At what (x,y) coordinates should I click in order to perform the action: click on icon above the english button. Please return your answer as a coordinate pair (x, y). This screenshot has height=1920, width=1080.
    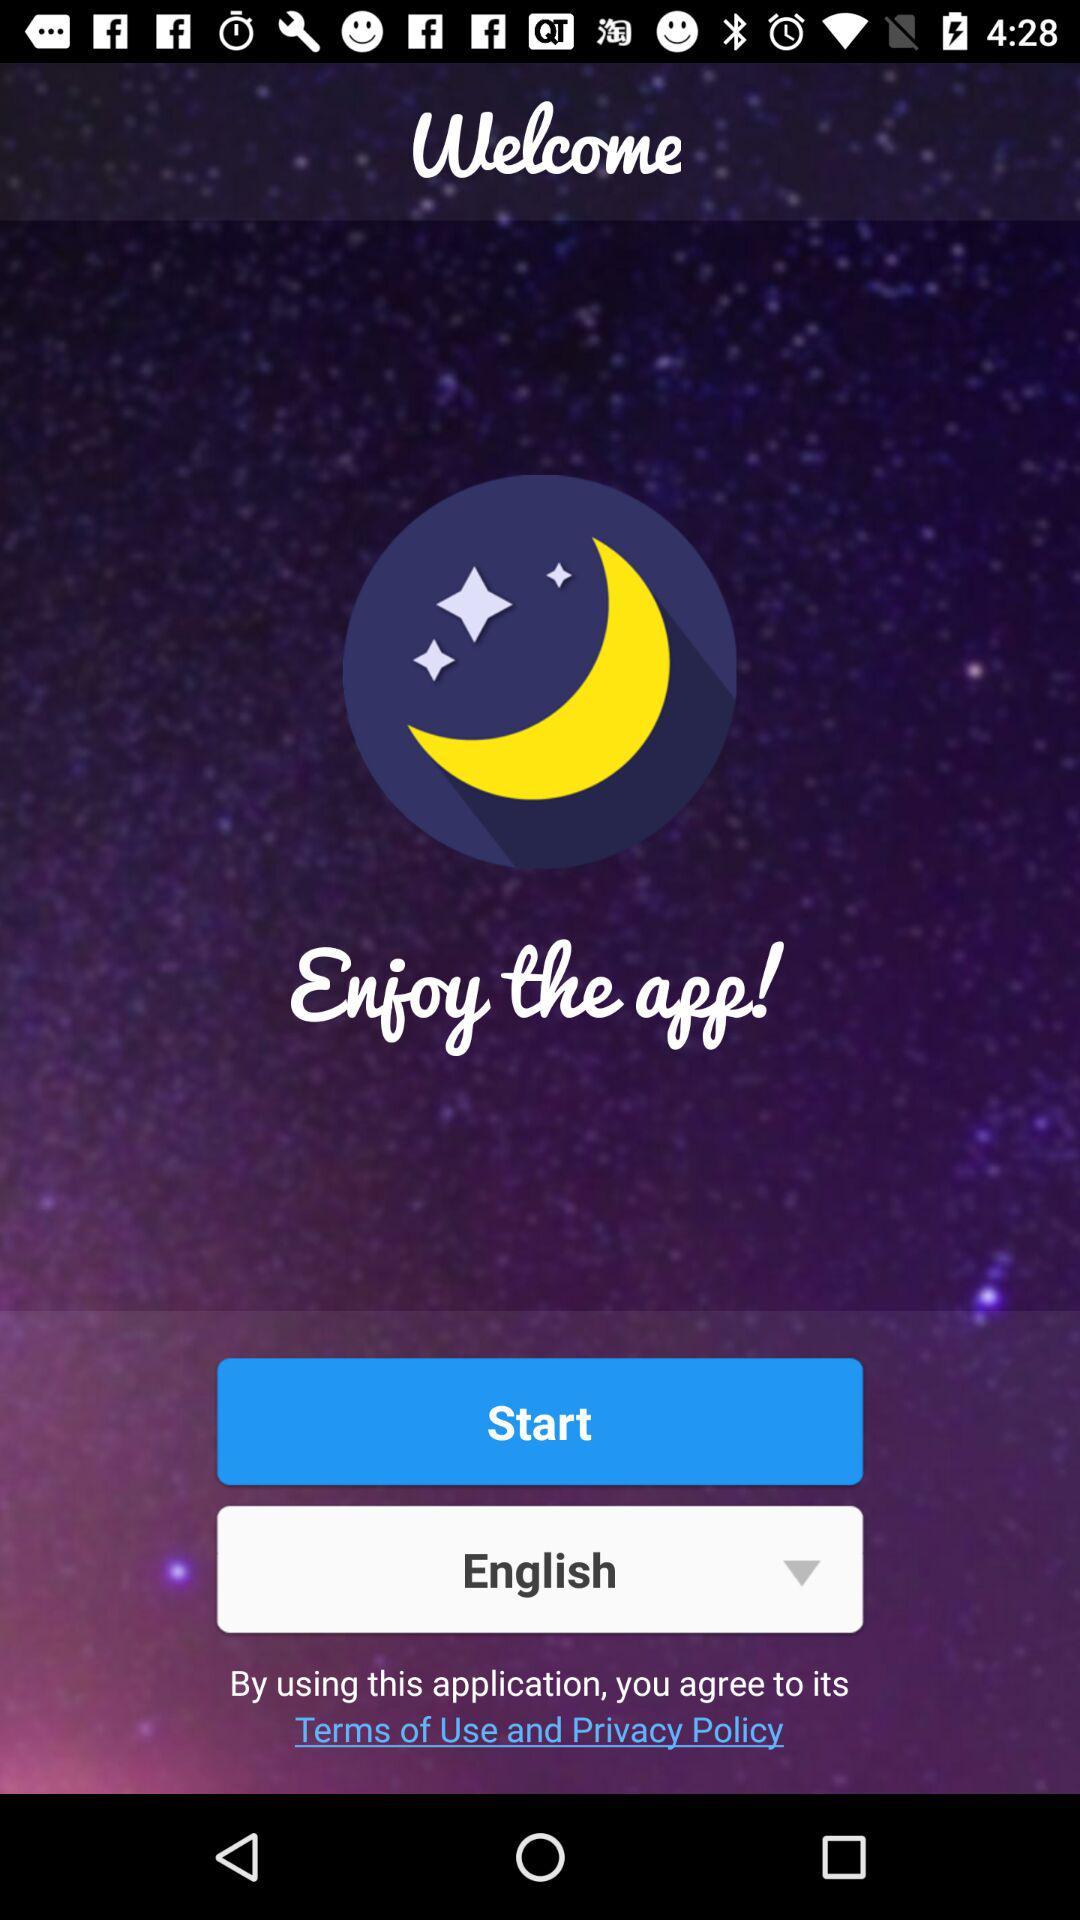
    Looking at the image, I should click on (538, 1420).